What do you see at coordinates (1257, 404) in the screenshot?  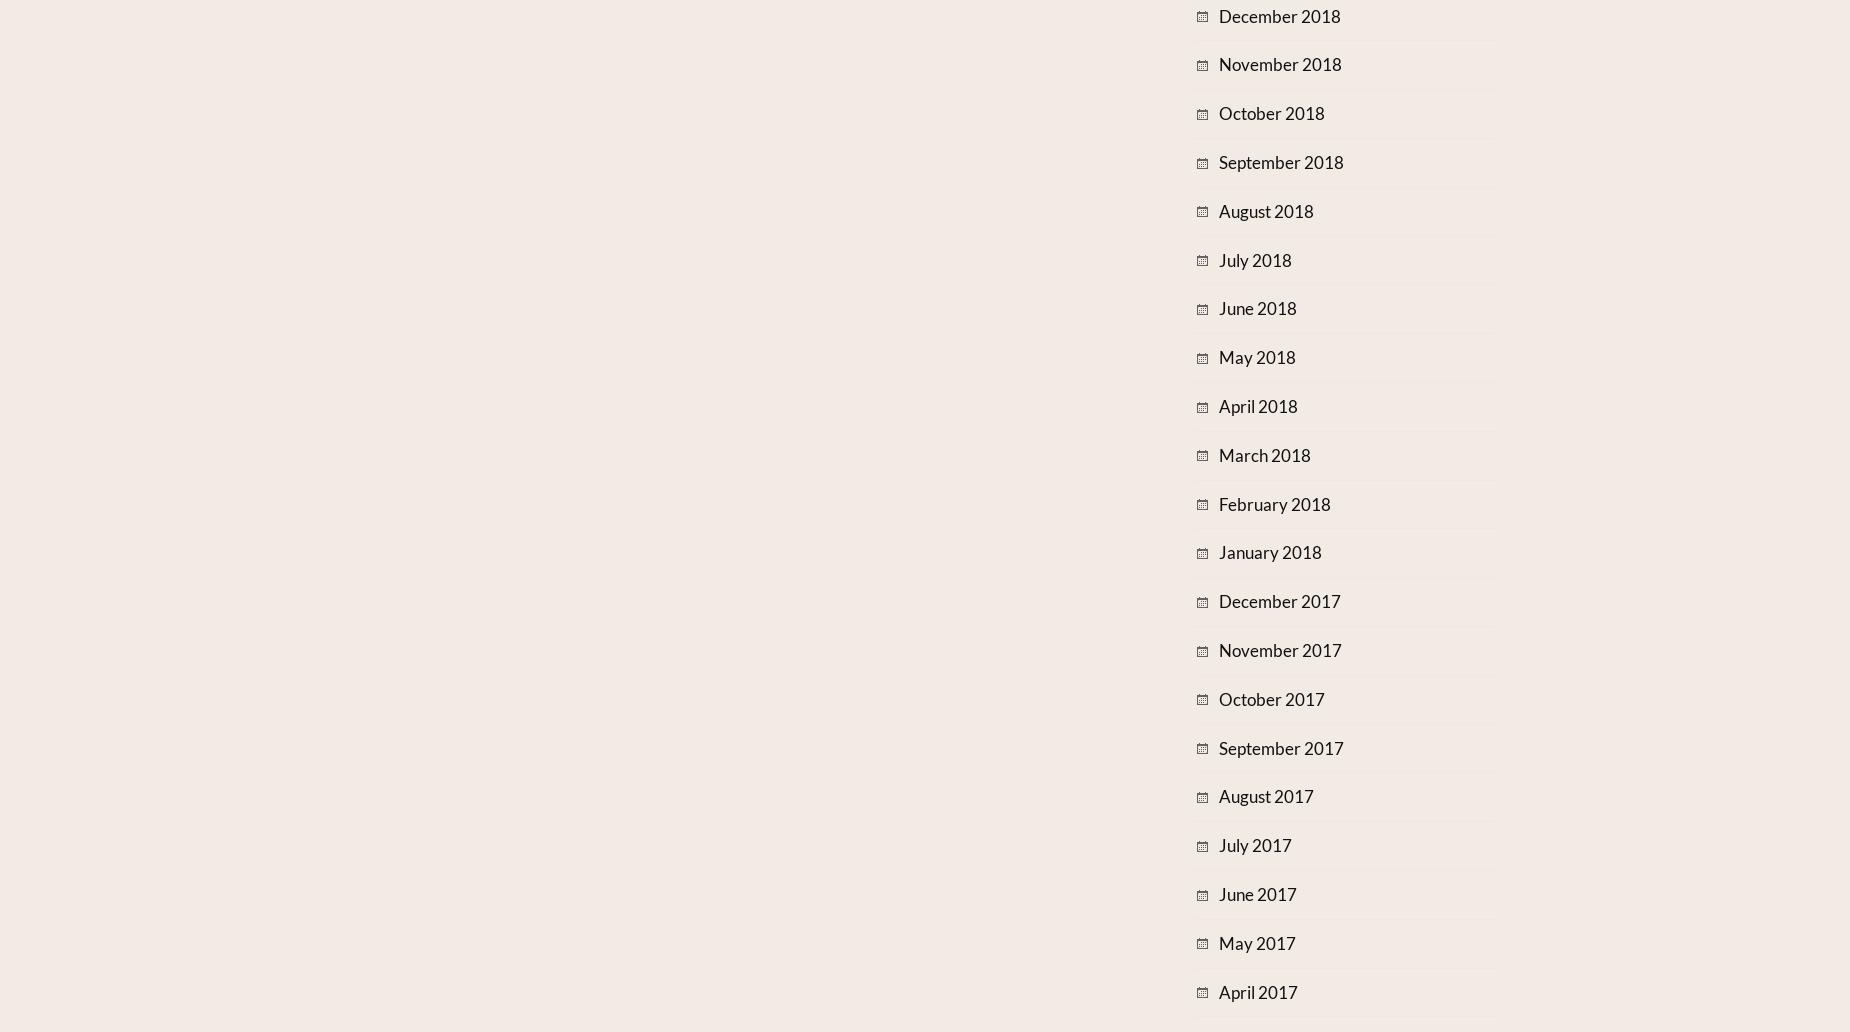 I see `'April 2018'` at bounding box center [1257, 404].